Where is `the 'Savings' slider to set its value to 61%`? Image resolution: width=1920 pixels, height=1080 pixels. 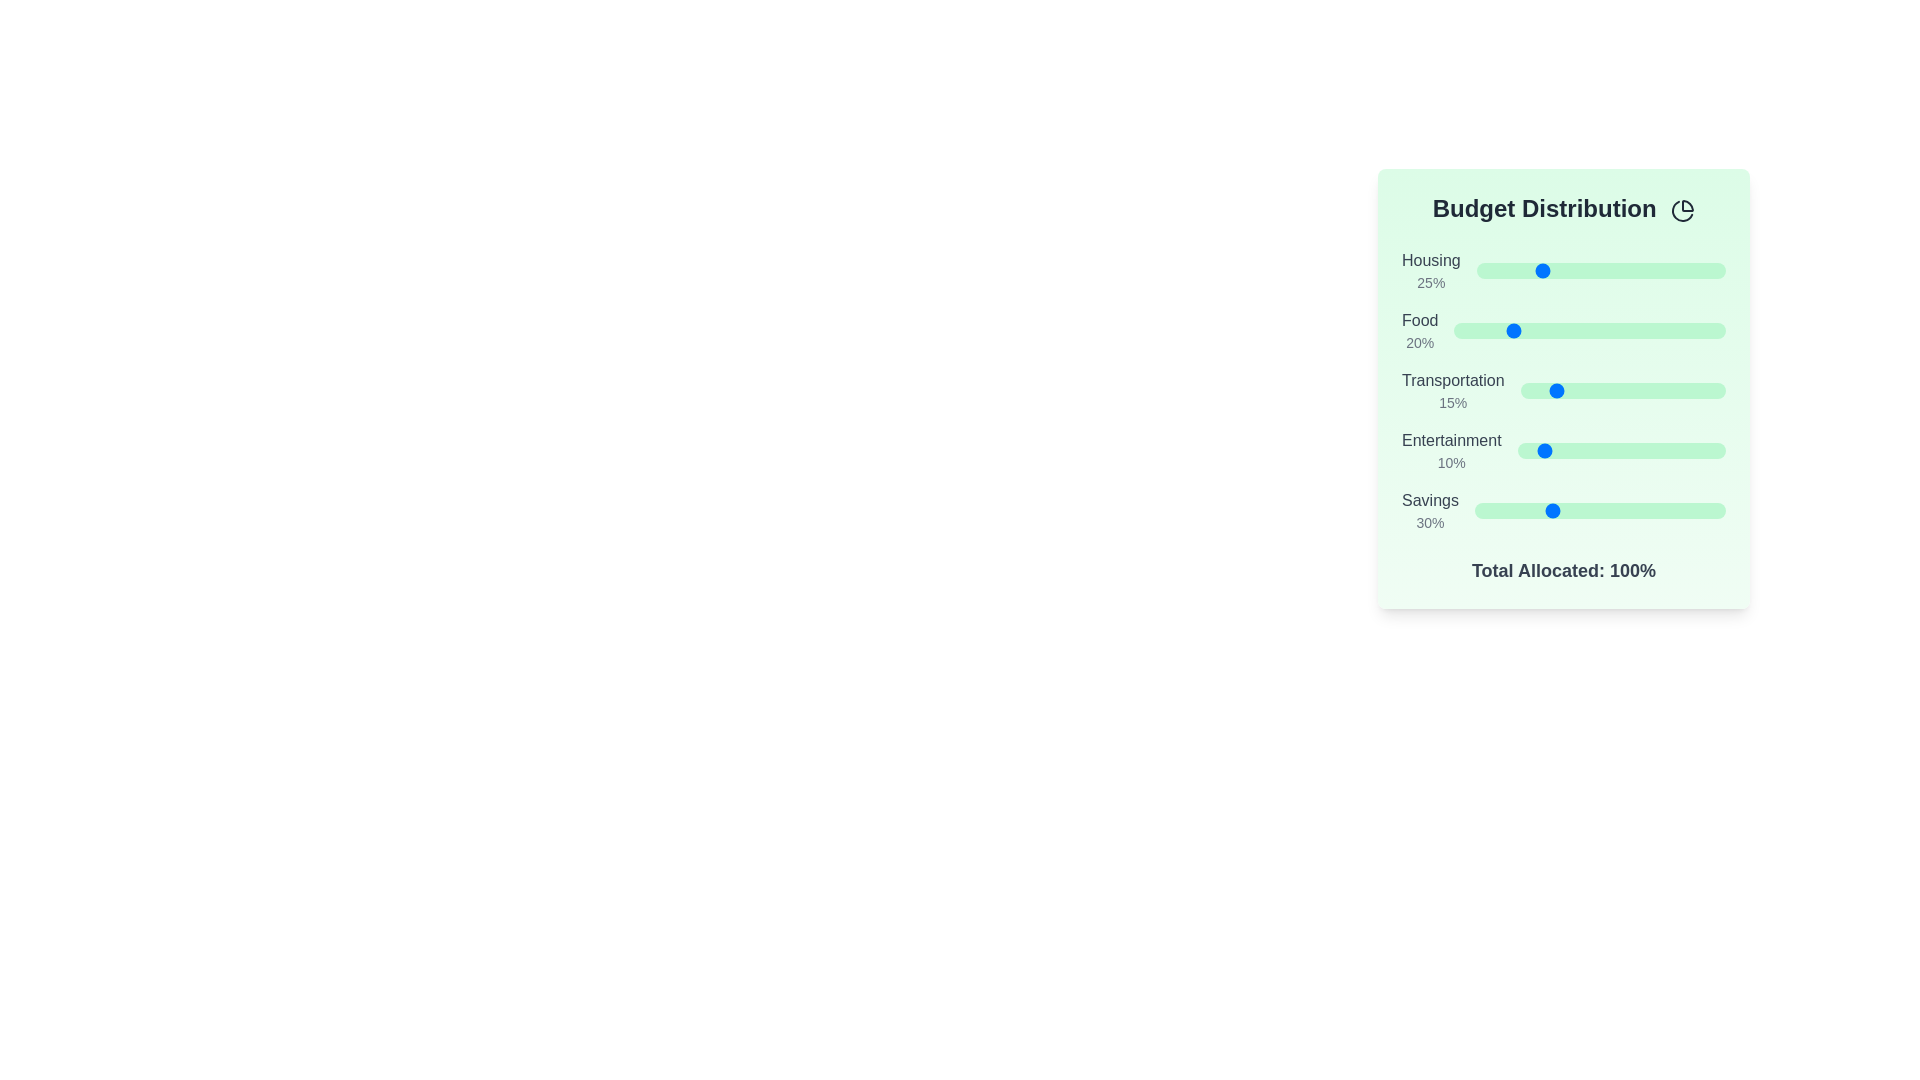
the 'Savings' slider to set its value to 61% is located at coordinates (1628, 509).